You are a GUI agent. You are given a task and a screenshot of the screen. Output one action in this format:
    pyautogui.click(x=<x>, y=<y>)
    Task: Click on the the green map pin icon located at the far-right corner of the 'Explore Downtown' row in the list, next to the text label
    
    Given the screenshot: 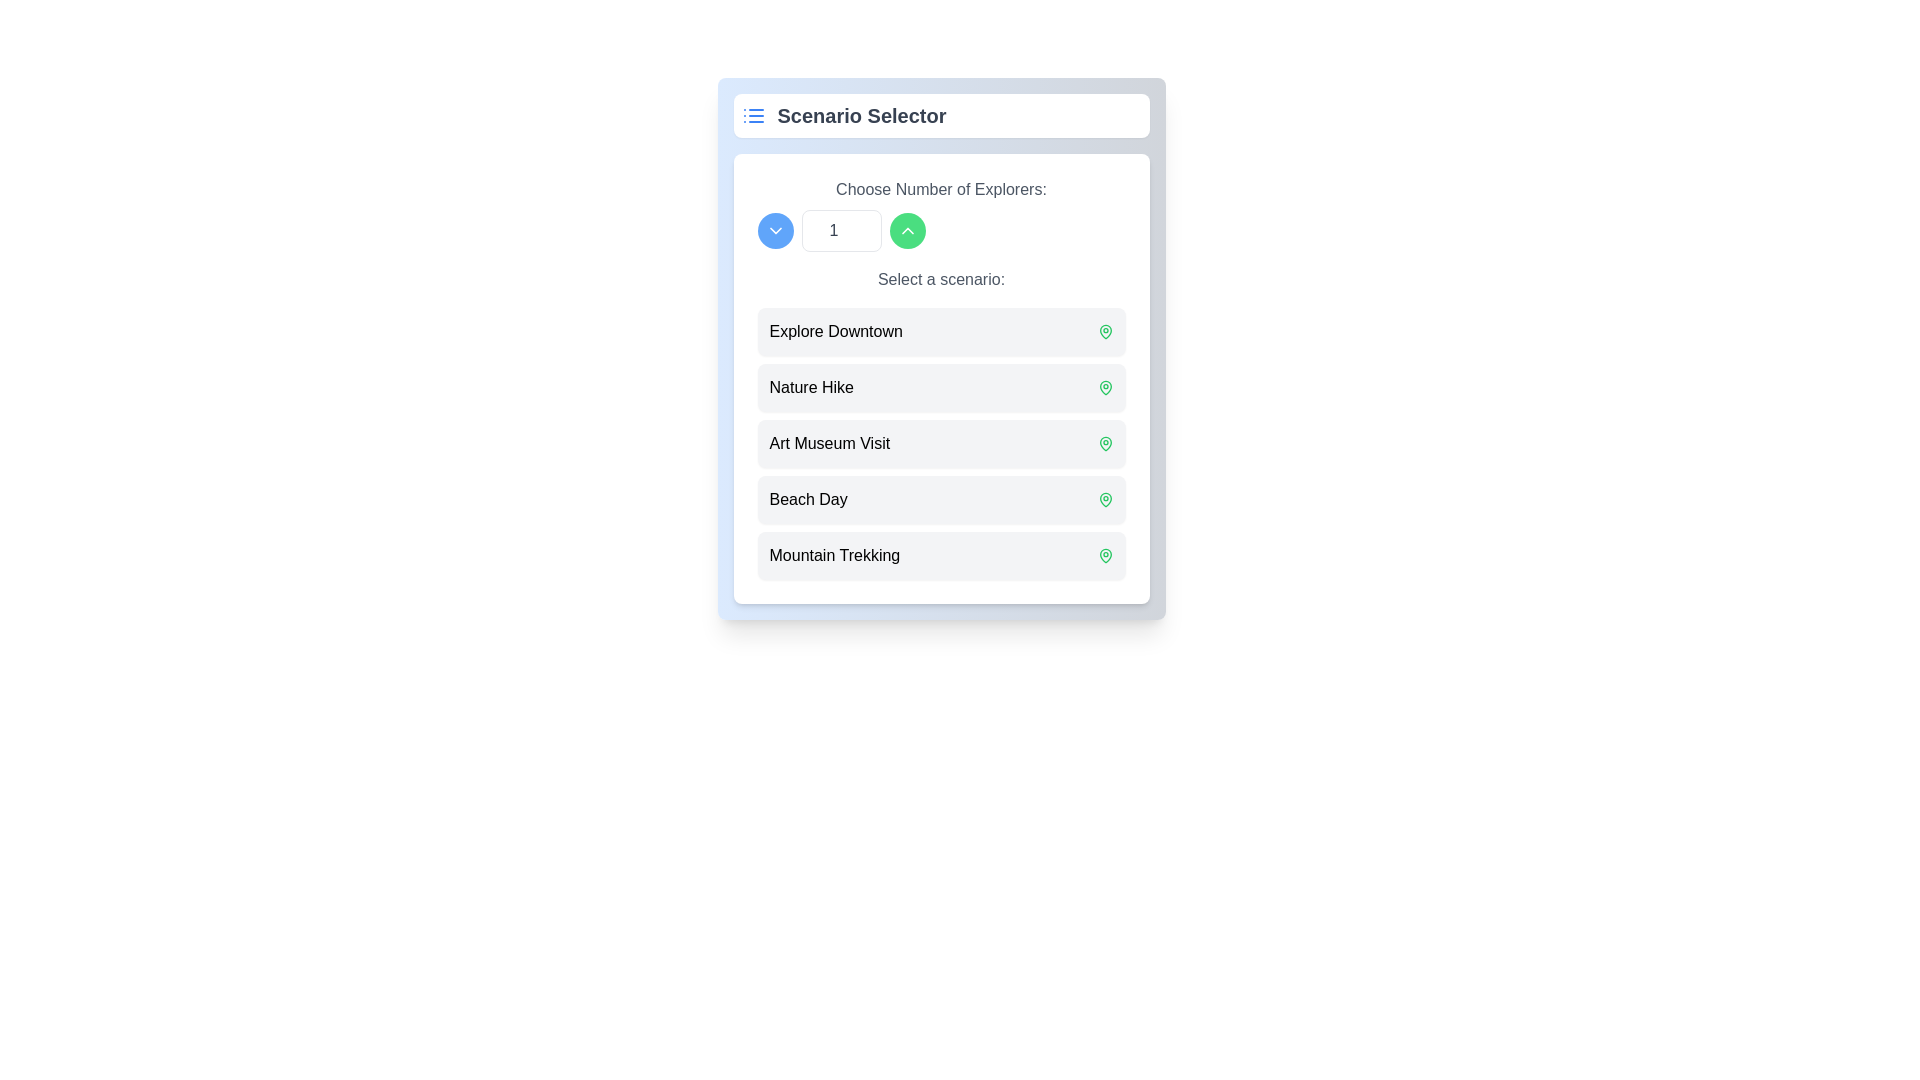 What is the action you would take?
    pyautogui.click(x=1104, y=330)
    